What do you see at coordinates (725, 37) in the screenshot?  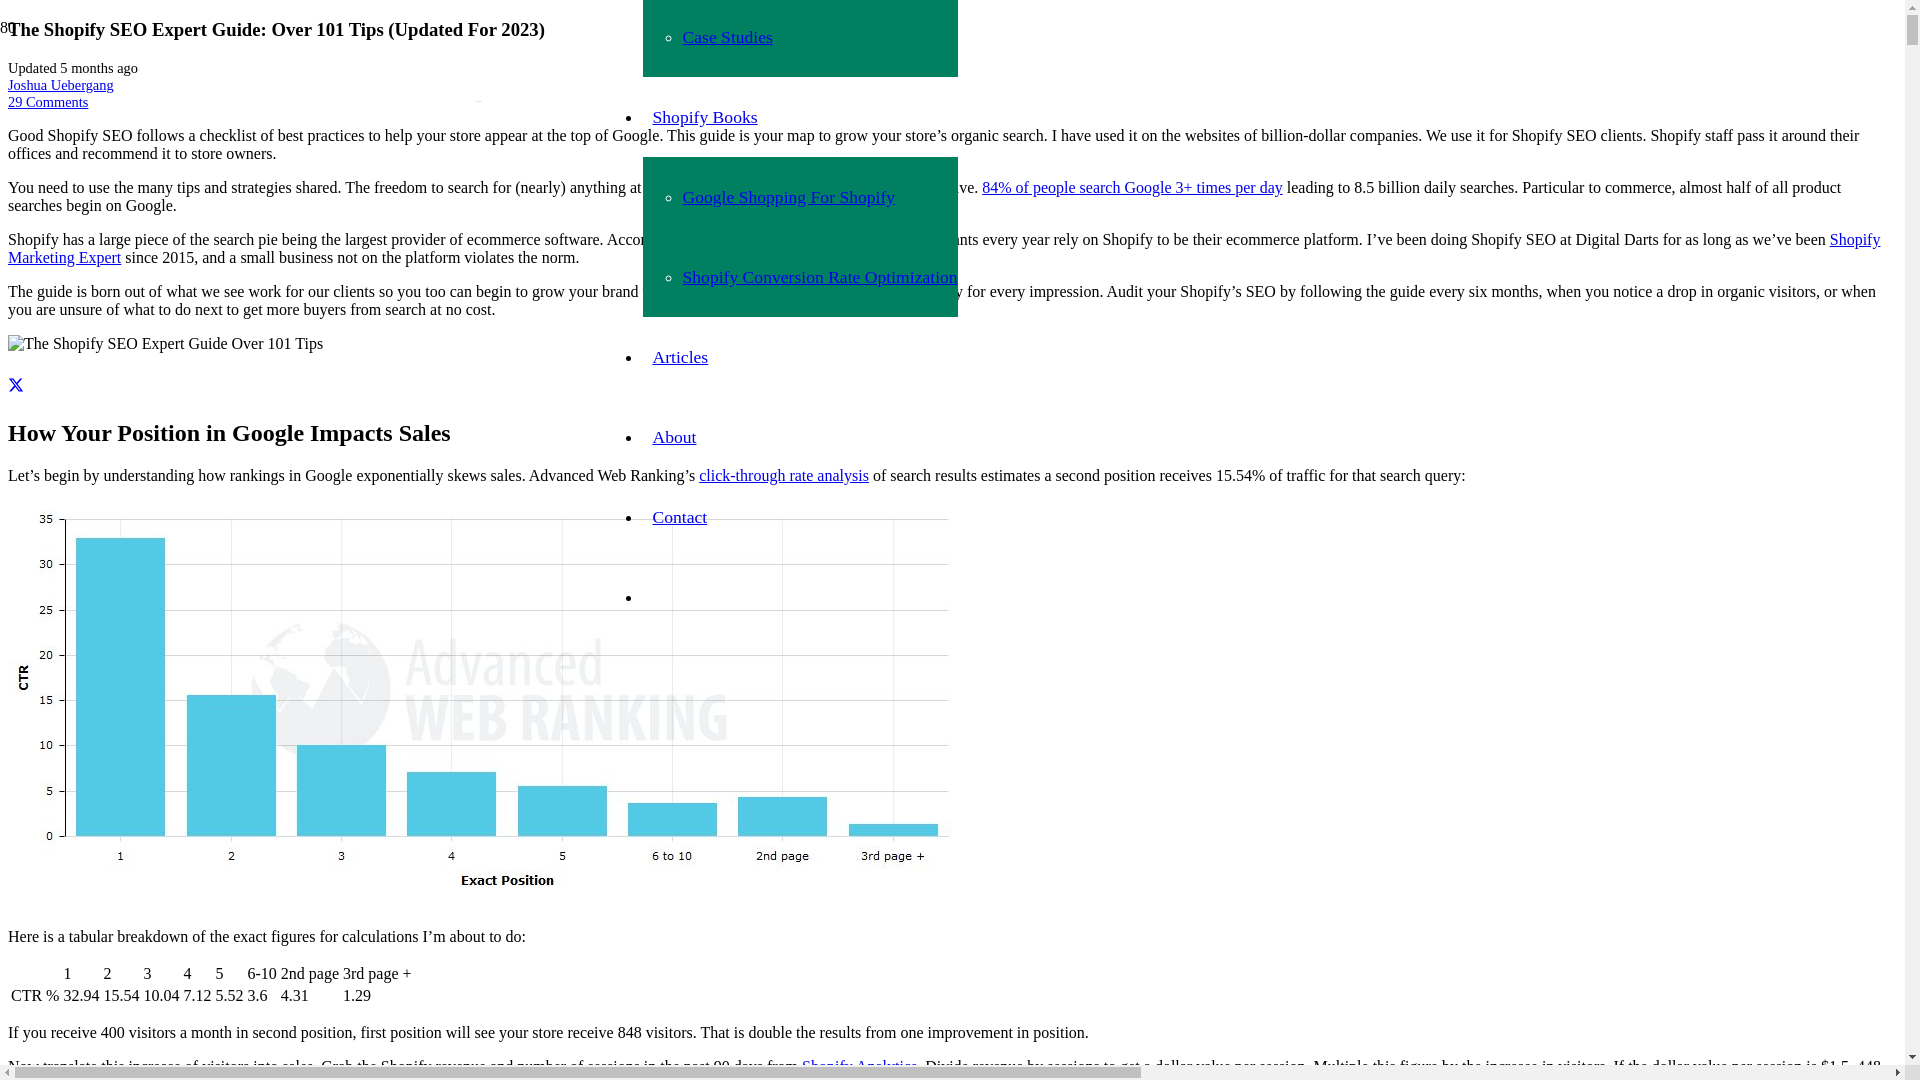 I see `'Case Studies'` at bounding box center [725, 37].